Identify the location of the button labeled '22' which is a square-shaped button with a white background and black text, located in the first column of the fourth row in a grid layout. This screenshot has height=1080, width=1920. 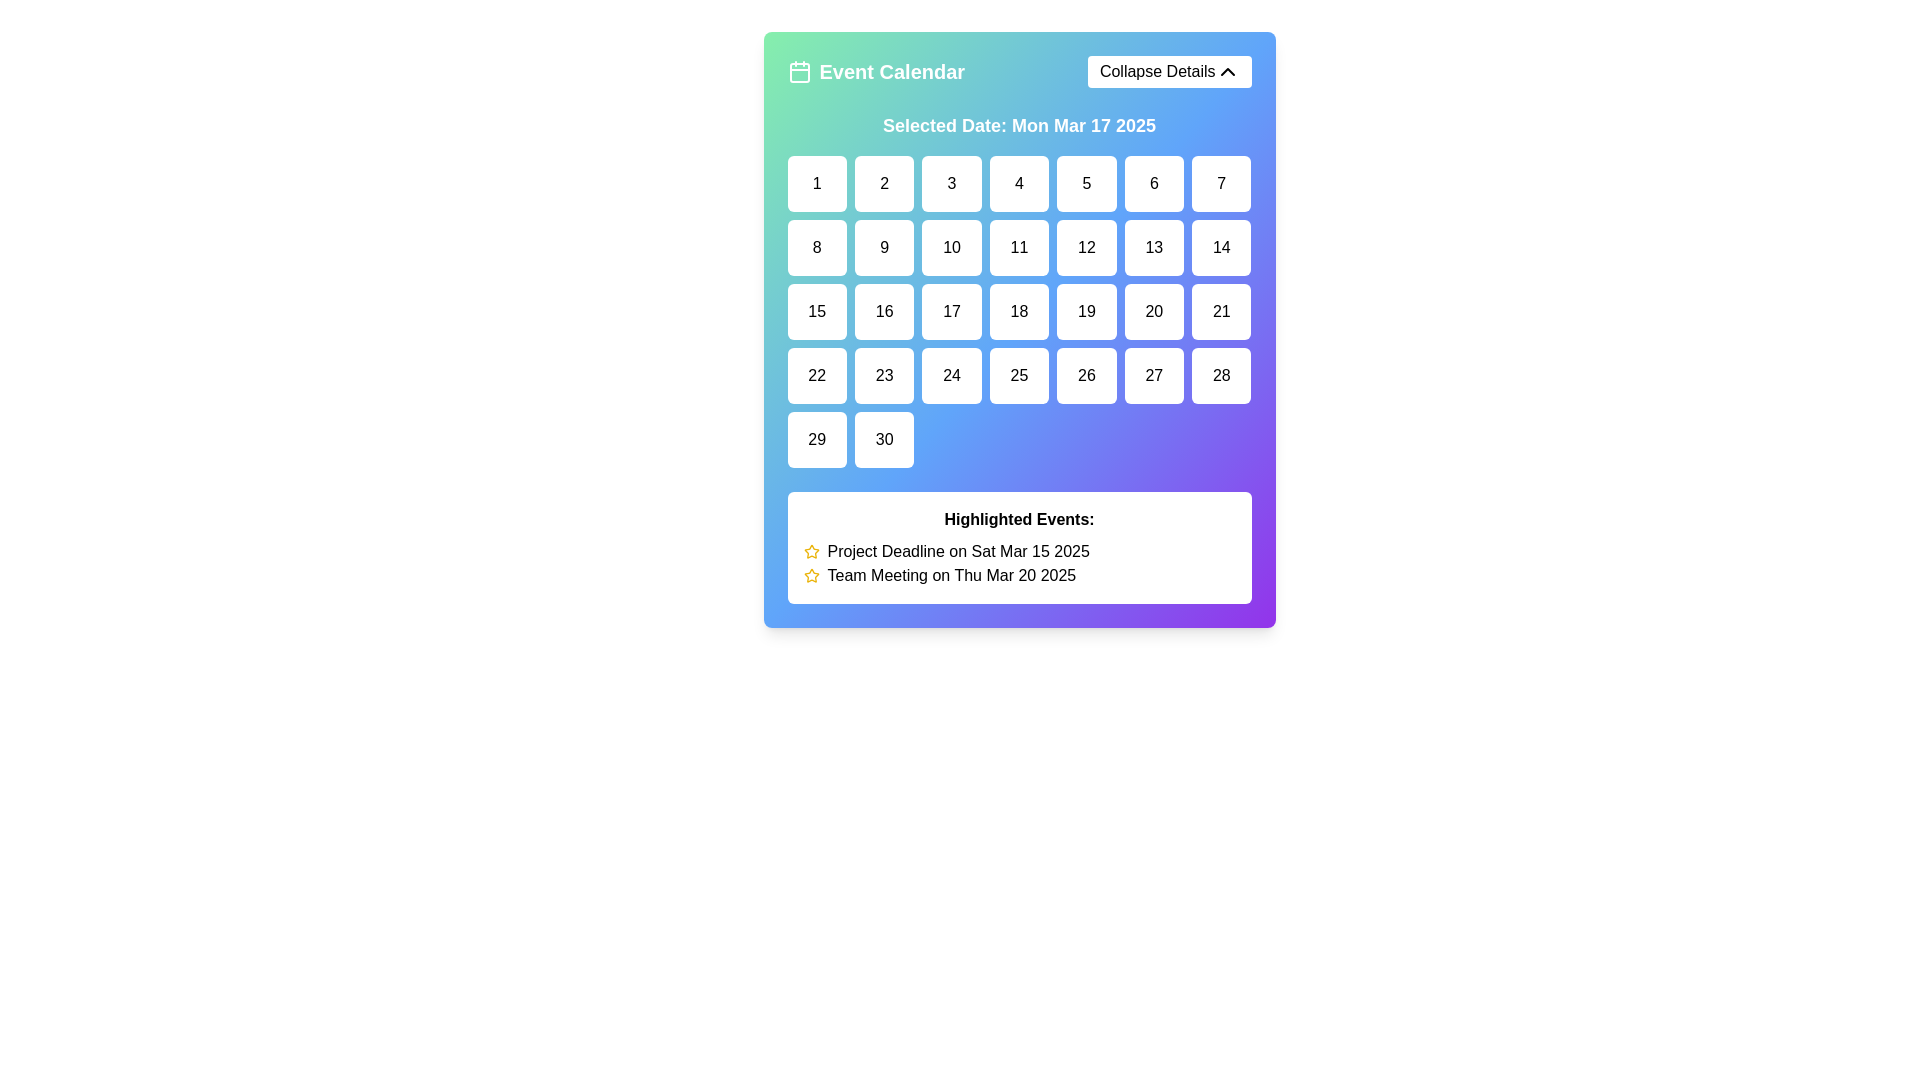
(817, 375).